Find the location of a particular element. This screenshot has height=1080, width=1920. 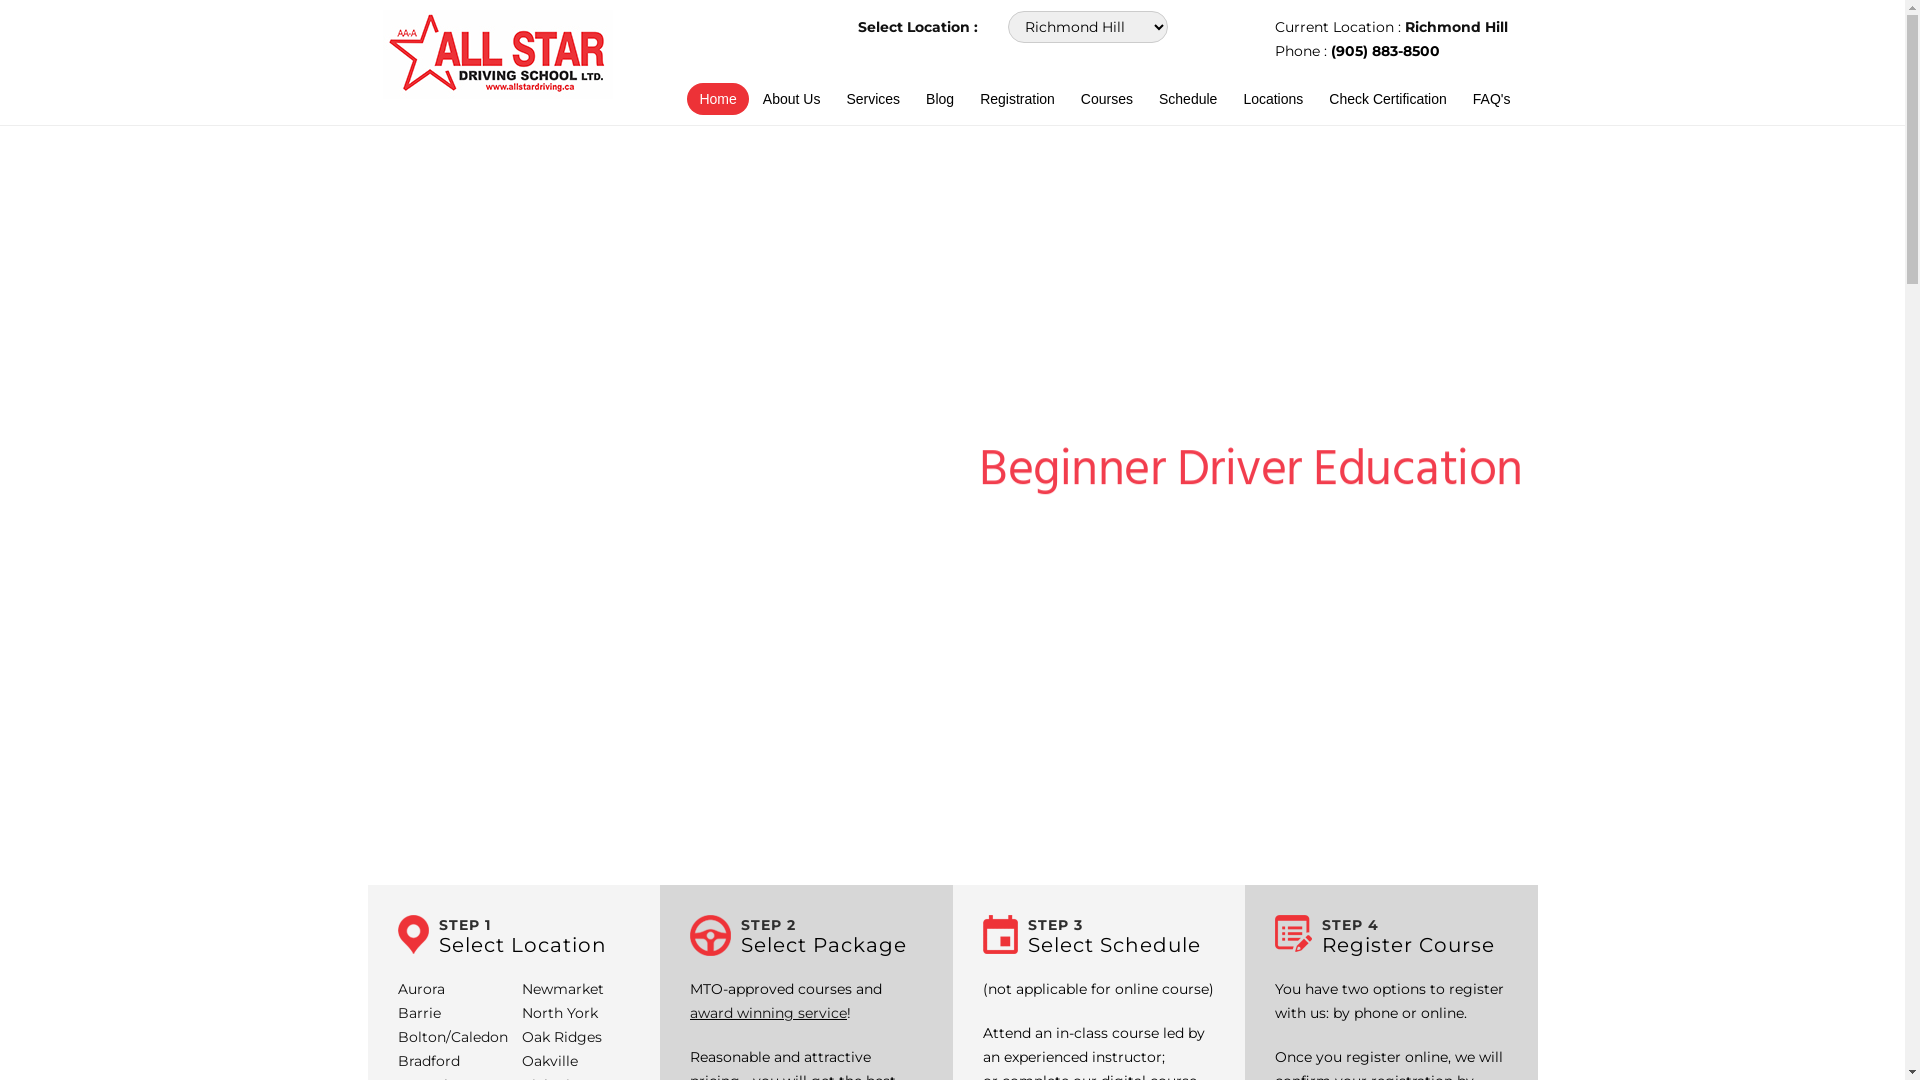

'Oak Ridges' is located at coordinates (560, 1036).